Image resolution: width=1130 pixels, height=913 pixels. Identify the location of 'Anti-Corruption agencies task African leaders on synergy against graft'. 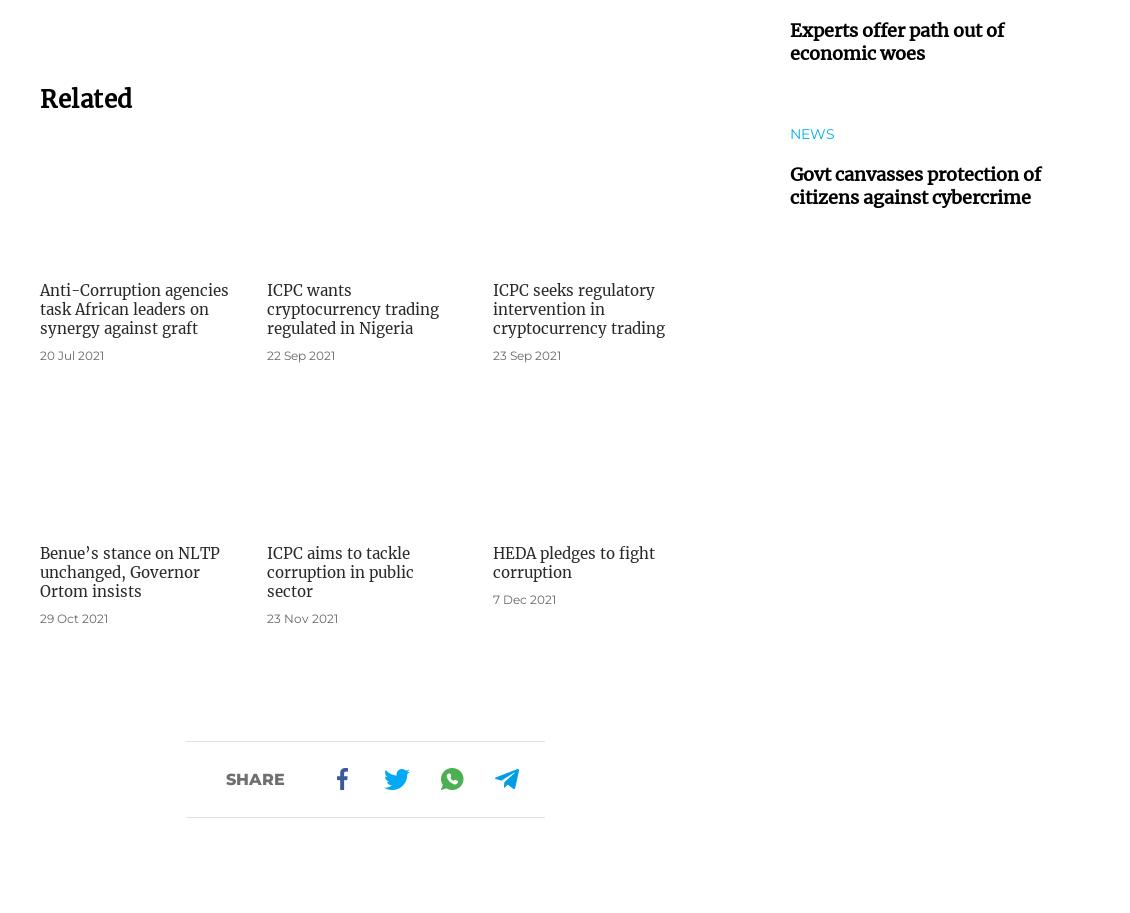
(133, 308).